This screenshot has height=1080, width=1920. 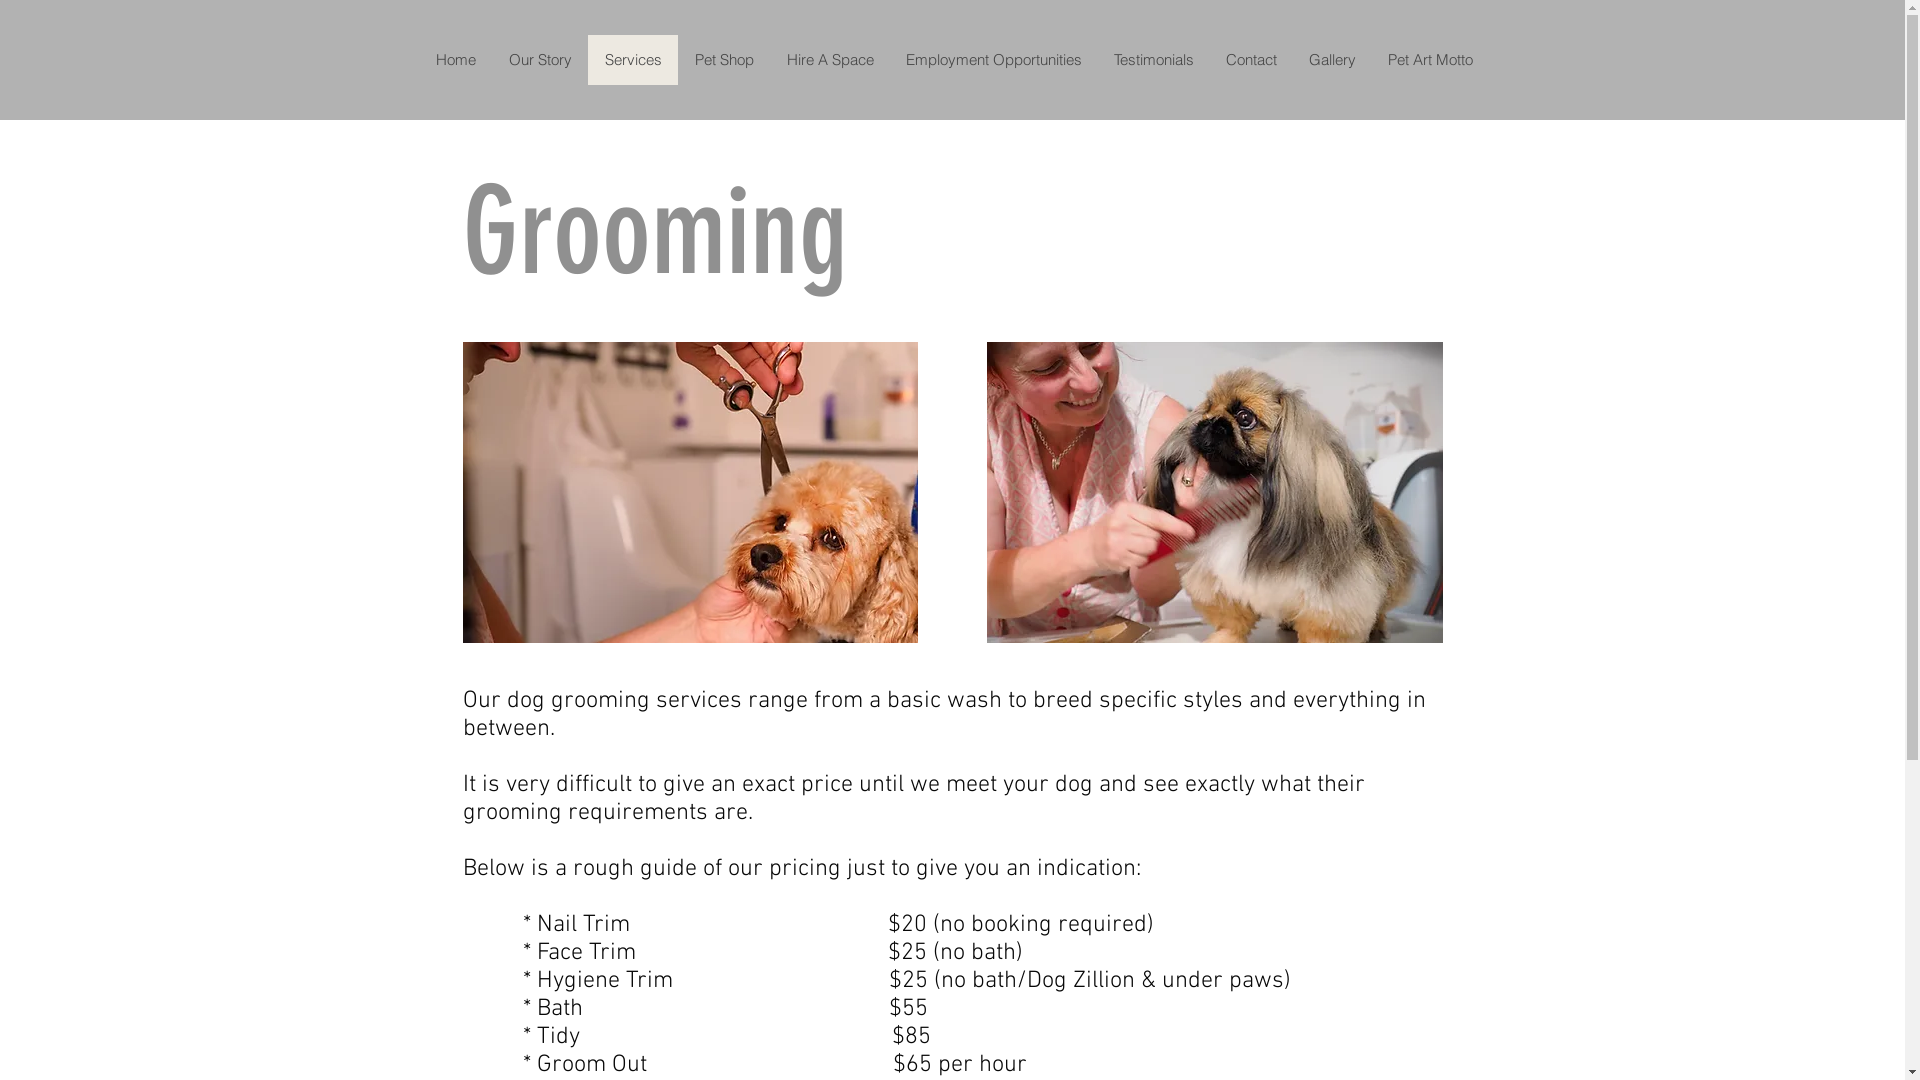 What do you see at coordinates (1250, 59) in the screenshot?
I see `'Contact'` at bounding box center [1250, 59].